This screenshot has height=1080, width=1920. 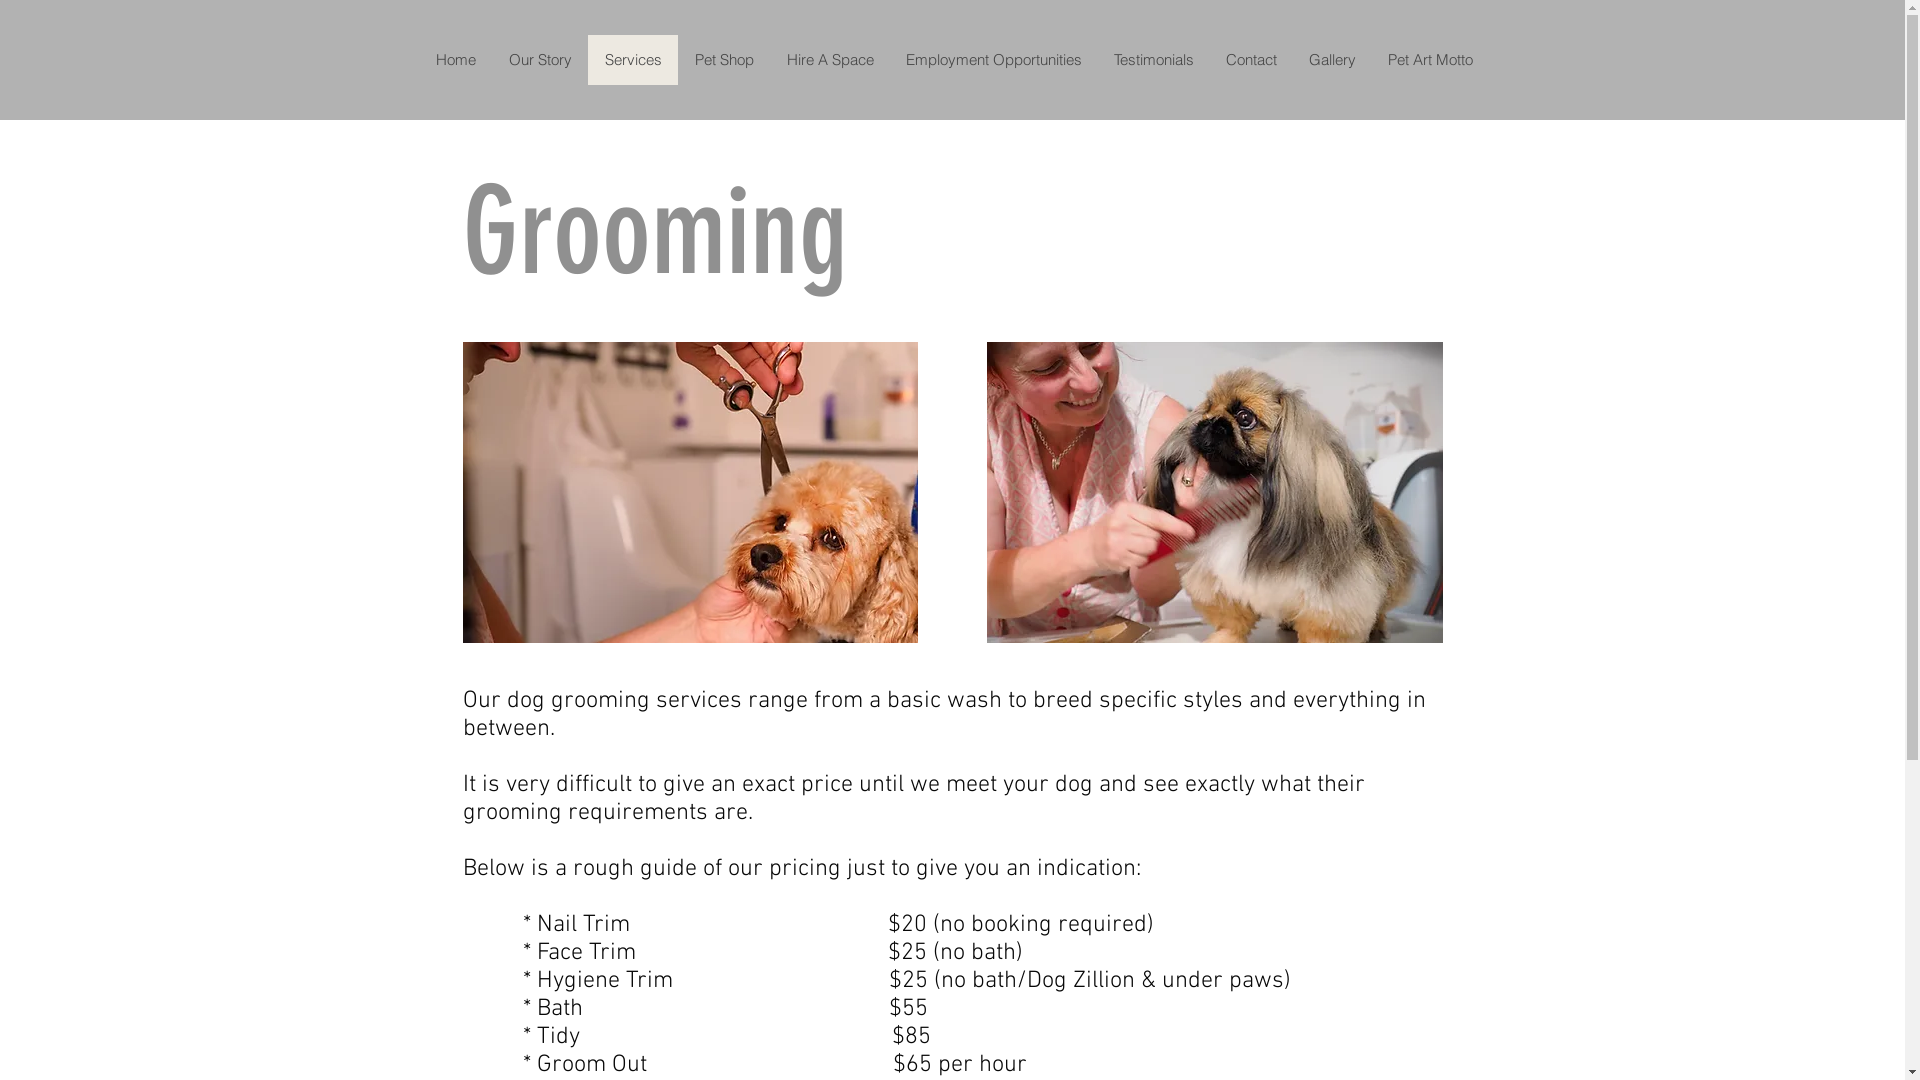 What do you see at coordinates (1250, 59) in the screenshot?
I see `'Contact'` at bounding box center [1250, 59].